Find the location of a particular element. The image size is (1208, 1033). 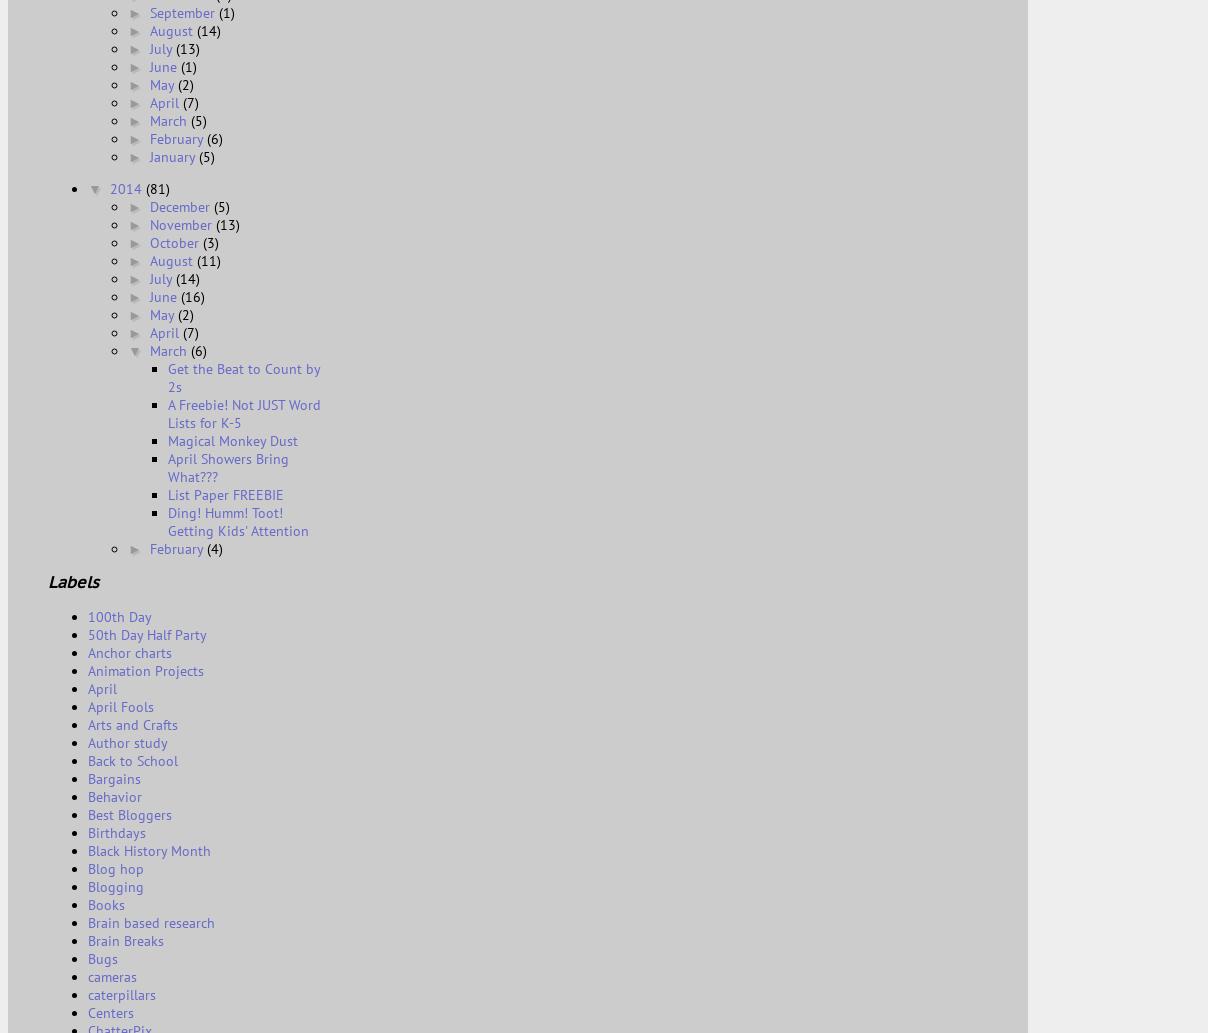

'Bargains' is located at coordinates (113, 778).